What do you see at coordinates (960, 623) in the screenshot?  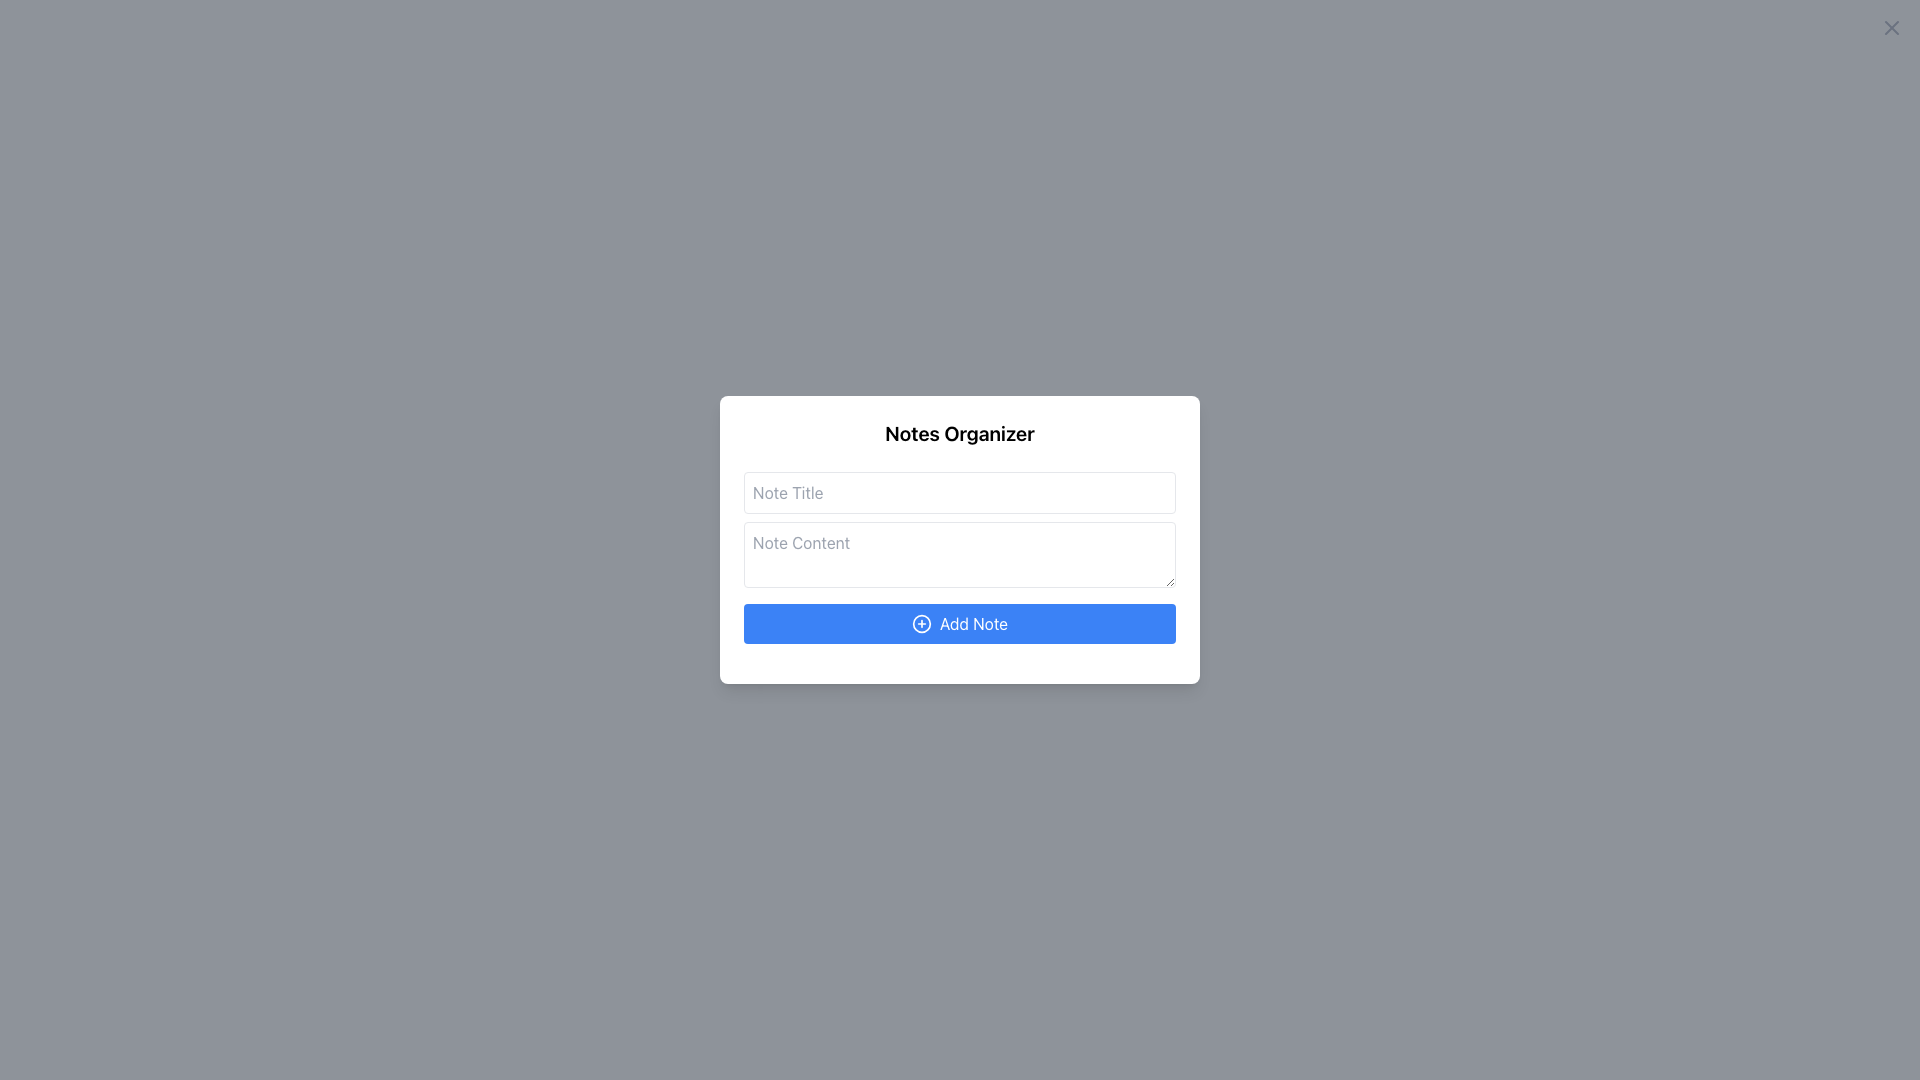 I see `the blue rectangular button labeled 'Add Note'` at bounding box center [960, 623].